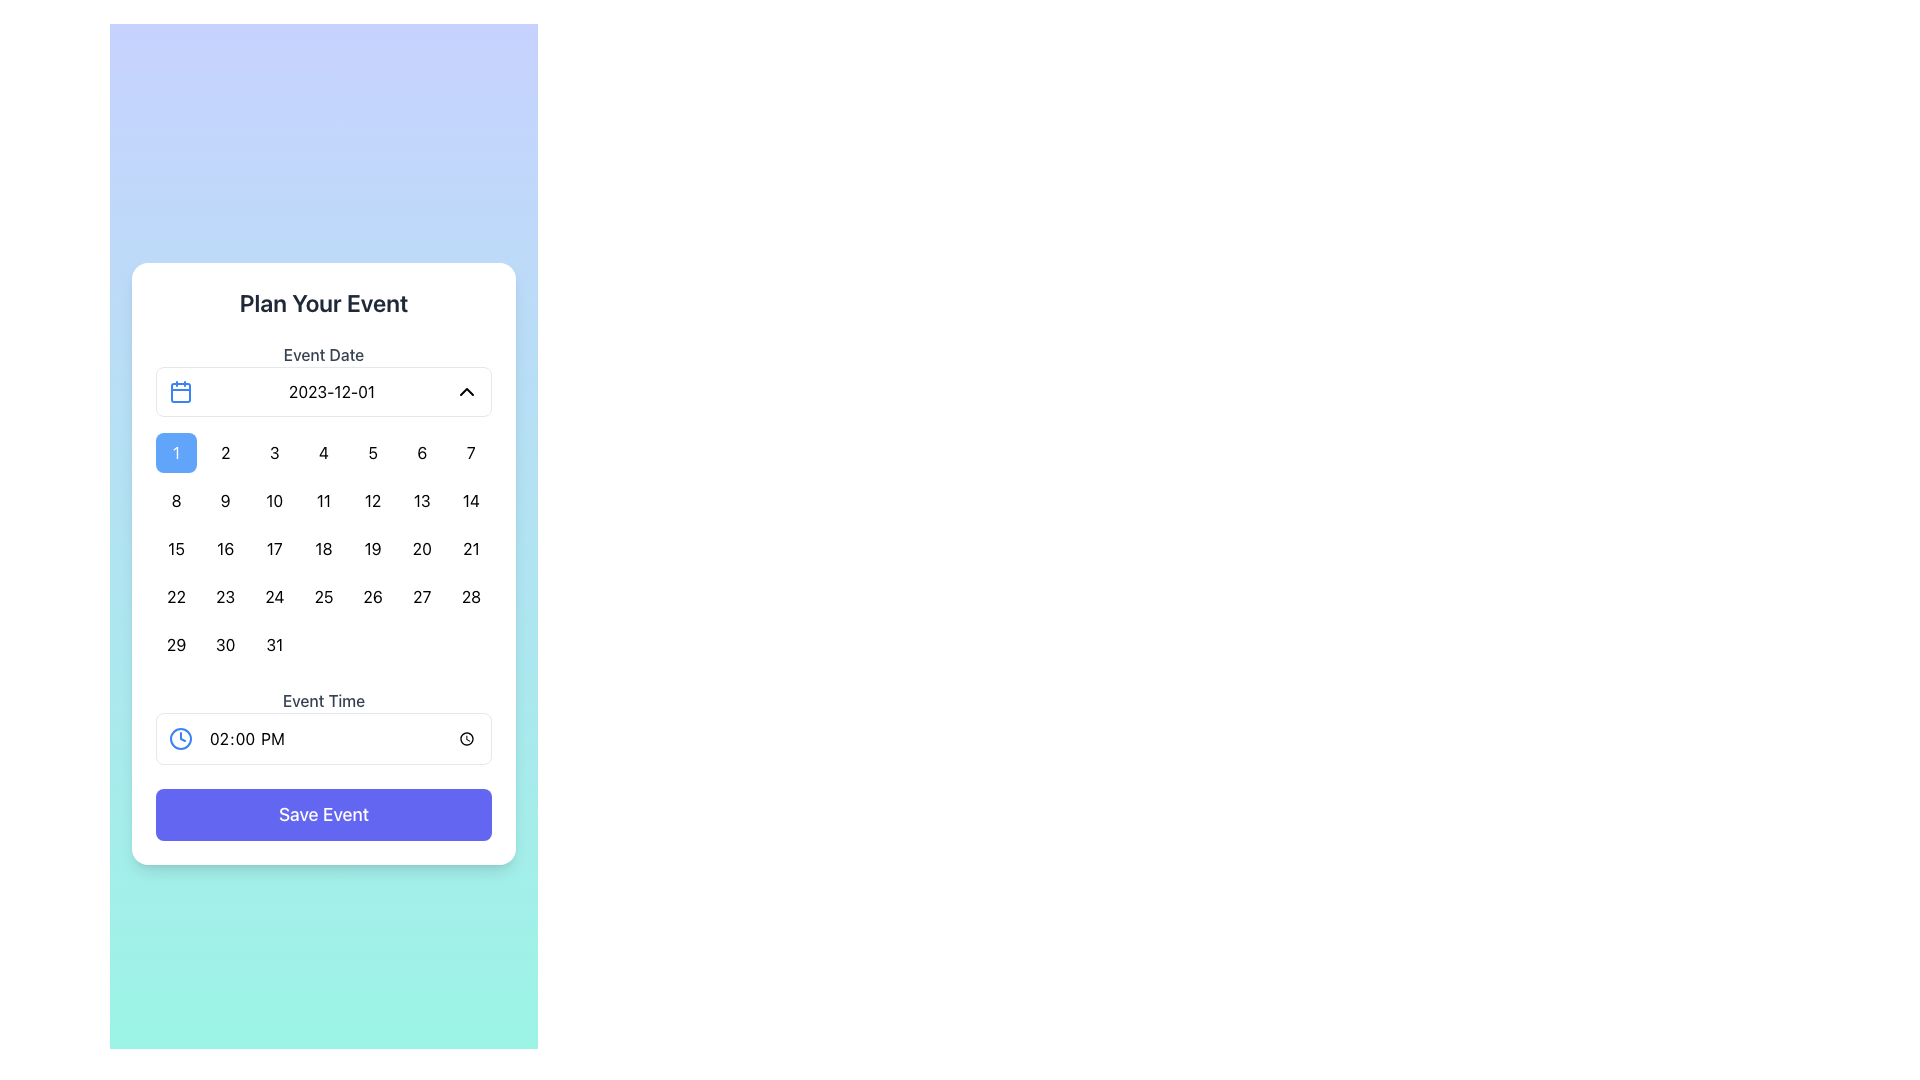 This screenshot has height=1080, width=1920. Describe the element at coordinates (470, 500) in the screenshot. I see `the button displaying the number '14' in a rounded square` at that location.